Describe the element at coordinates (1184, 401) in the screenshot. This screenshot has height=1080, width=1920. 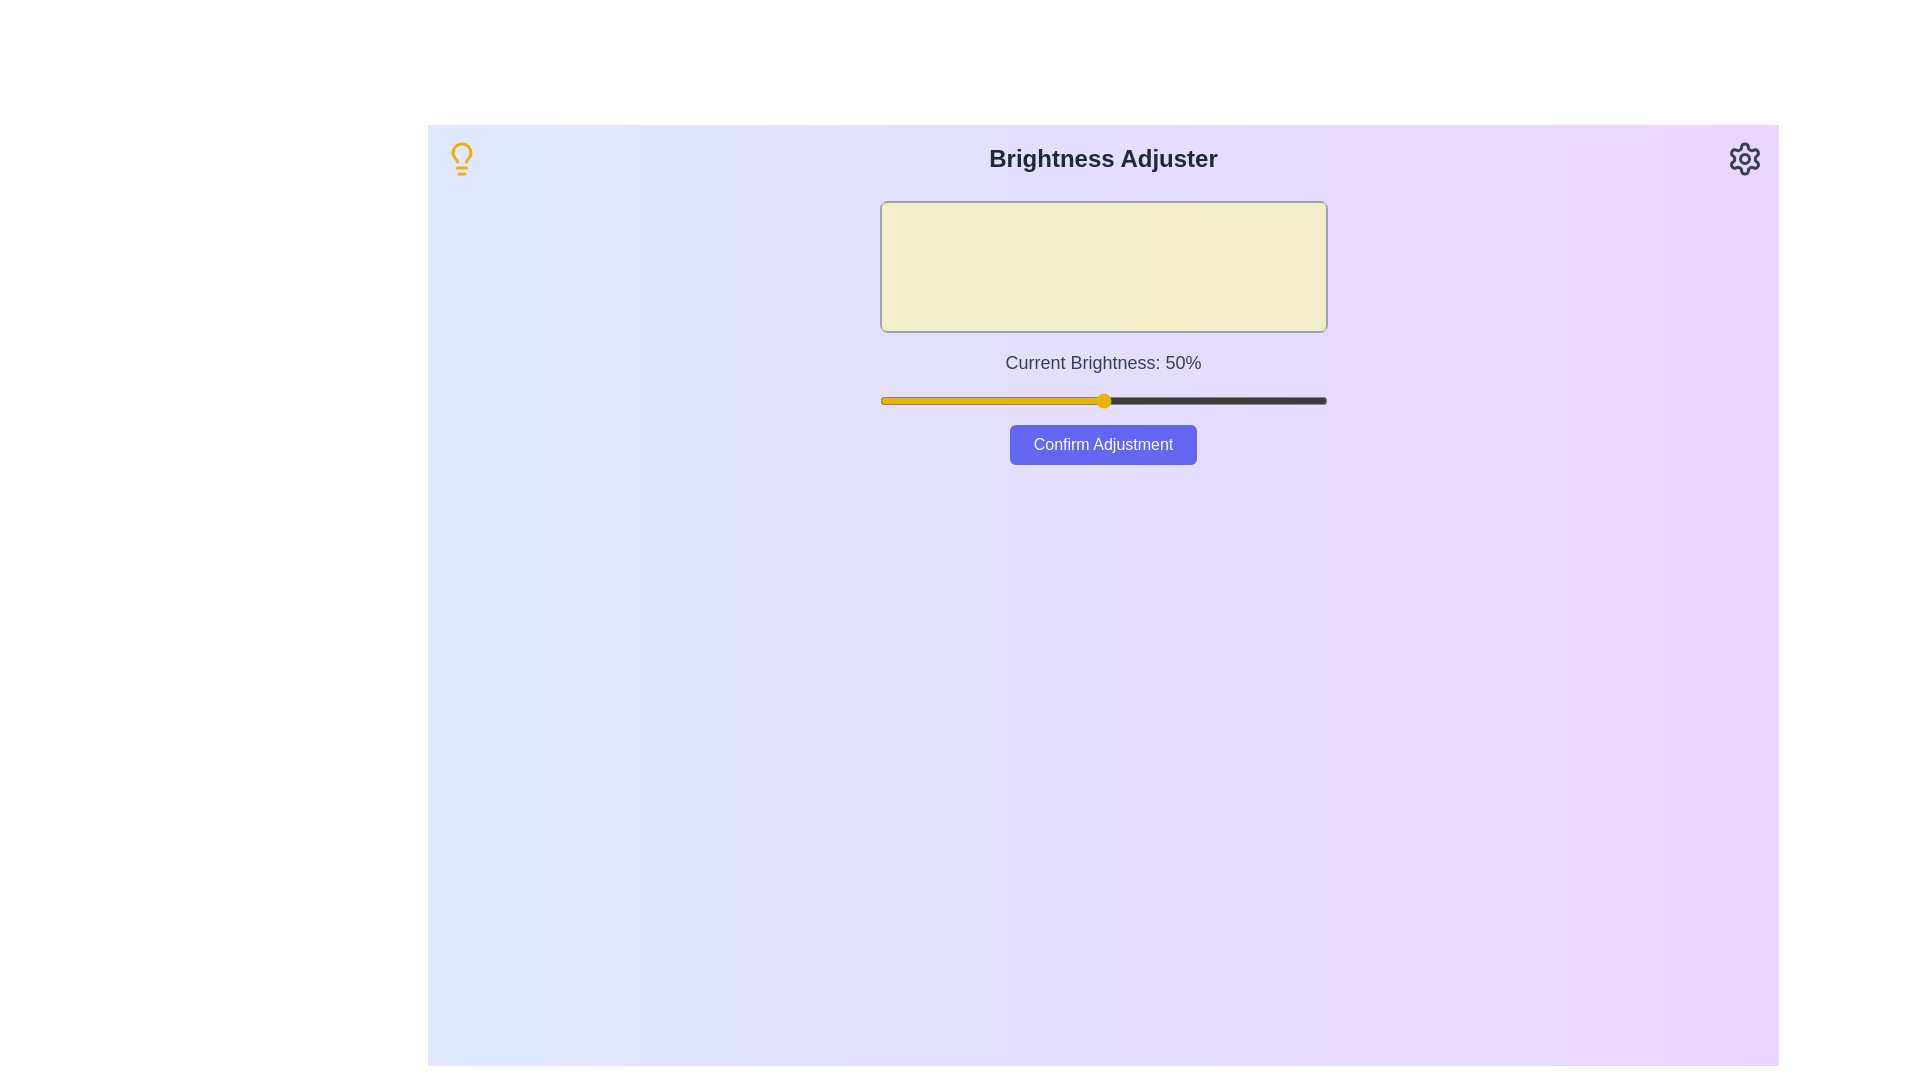
I see `the brightness slider to 68%` at that location.